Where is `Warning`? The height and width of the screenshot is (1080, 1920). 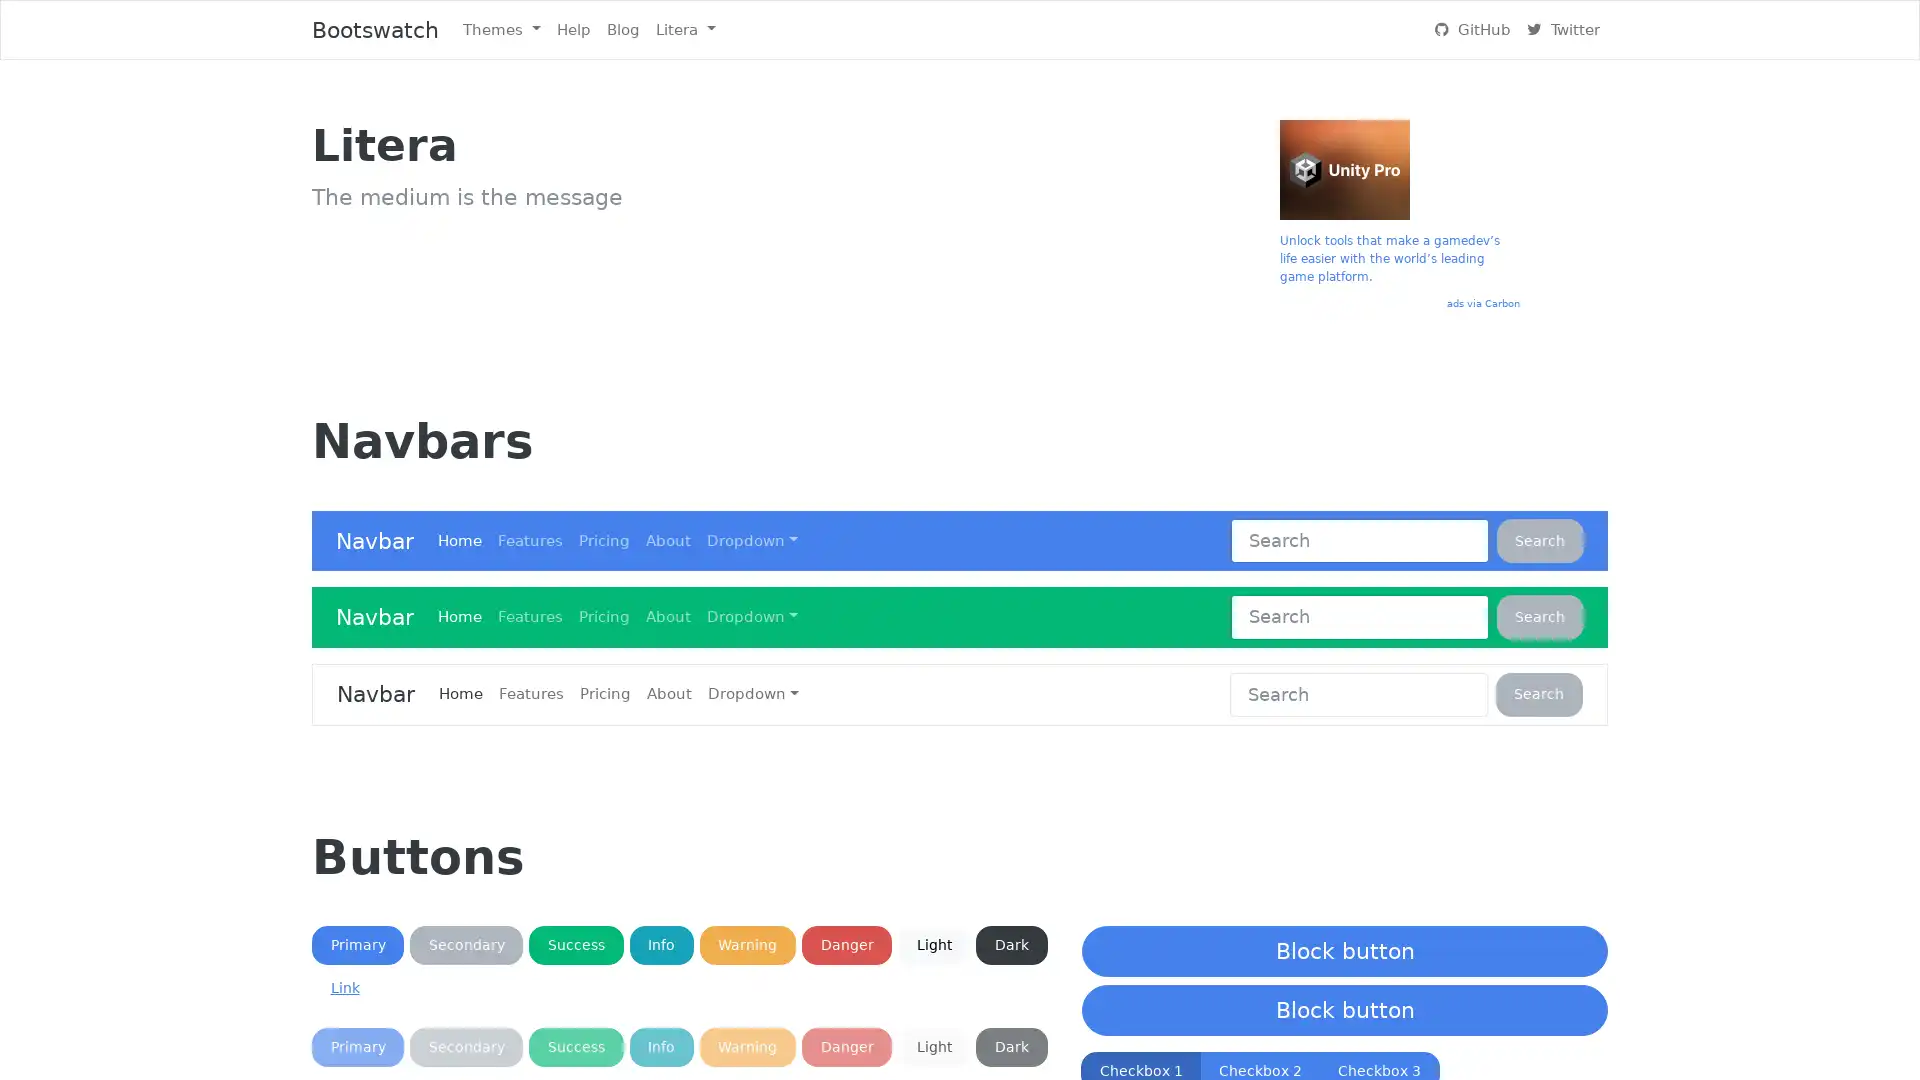 Warning is located at coordinates (746, 945).